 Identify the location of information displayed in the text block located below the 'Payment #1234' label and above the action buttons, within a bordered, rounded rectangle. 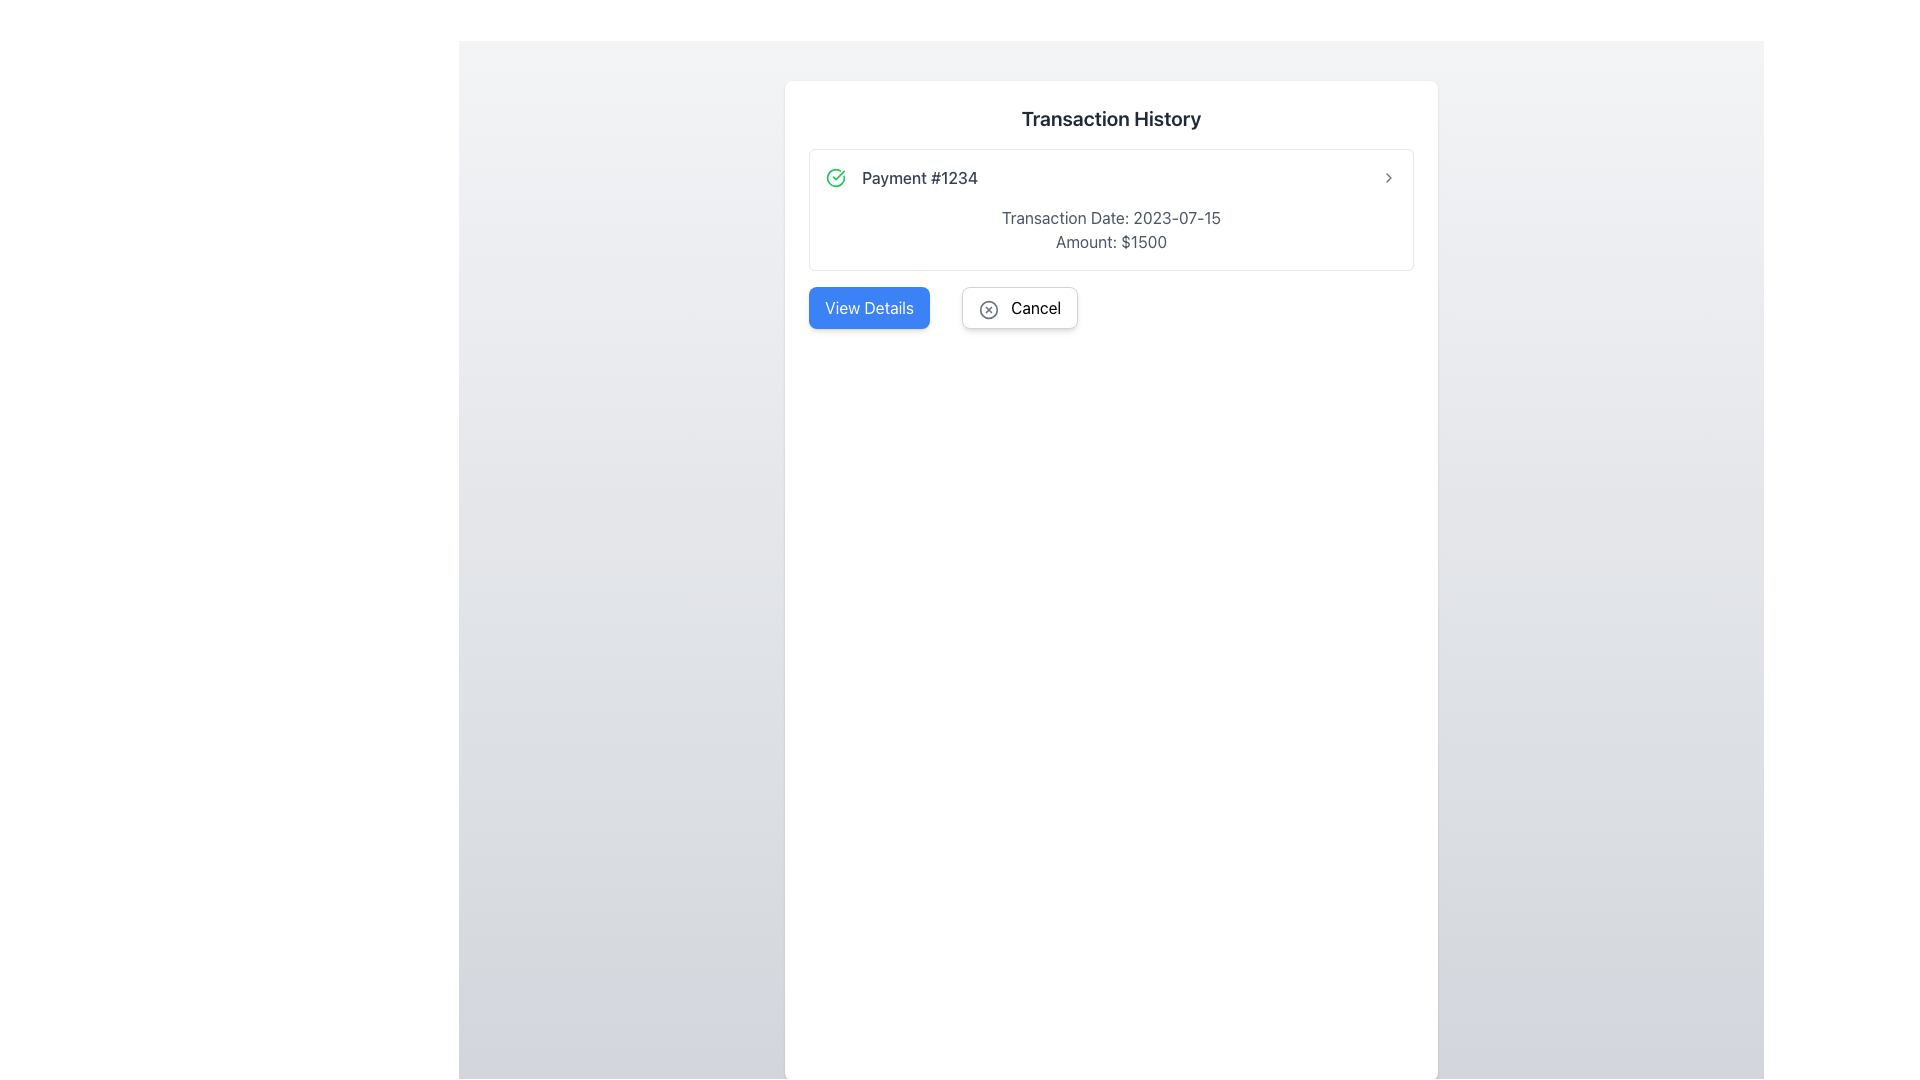
(1110, 229).